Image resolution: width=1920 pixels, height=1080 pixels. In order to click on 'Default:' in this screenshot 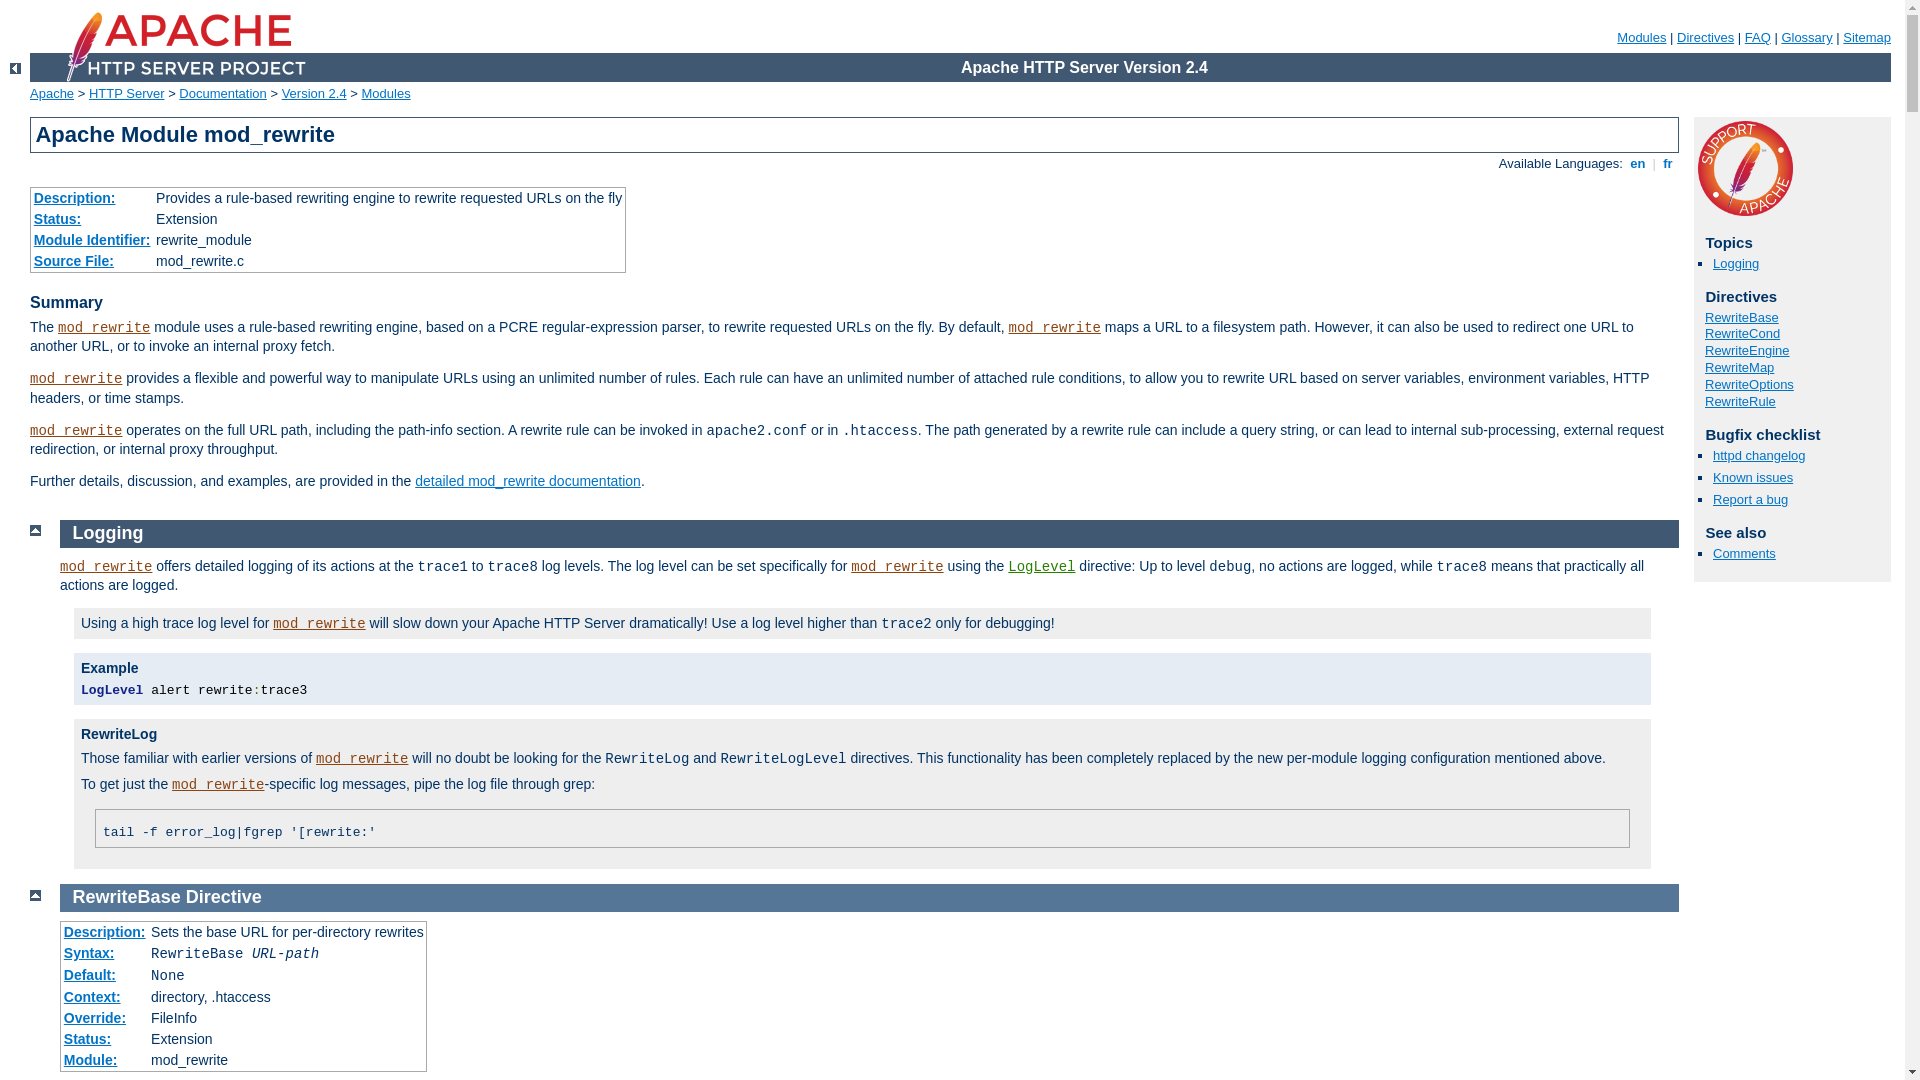, I will do `click(89, 974)`.